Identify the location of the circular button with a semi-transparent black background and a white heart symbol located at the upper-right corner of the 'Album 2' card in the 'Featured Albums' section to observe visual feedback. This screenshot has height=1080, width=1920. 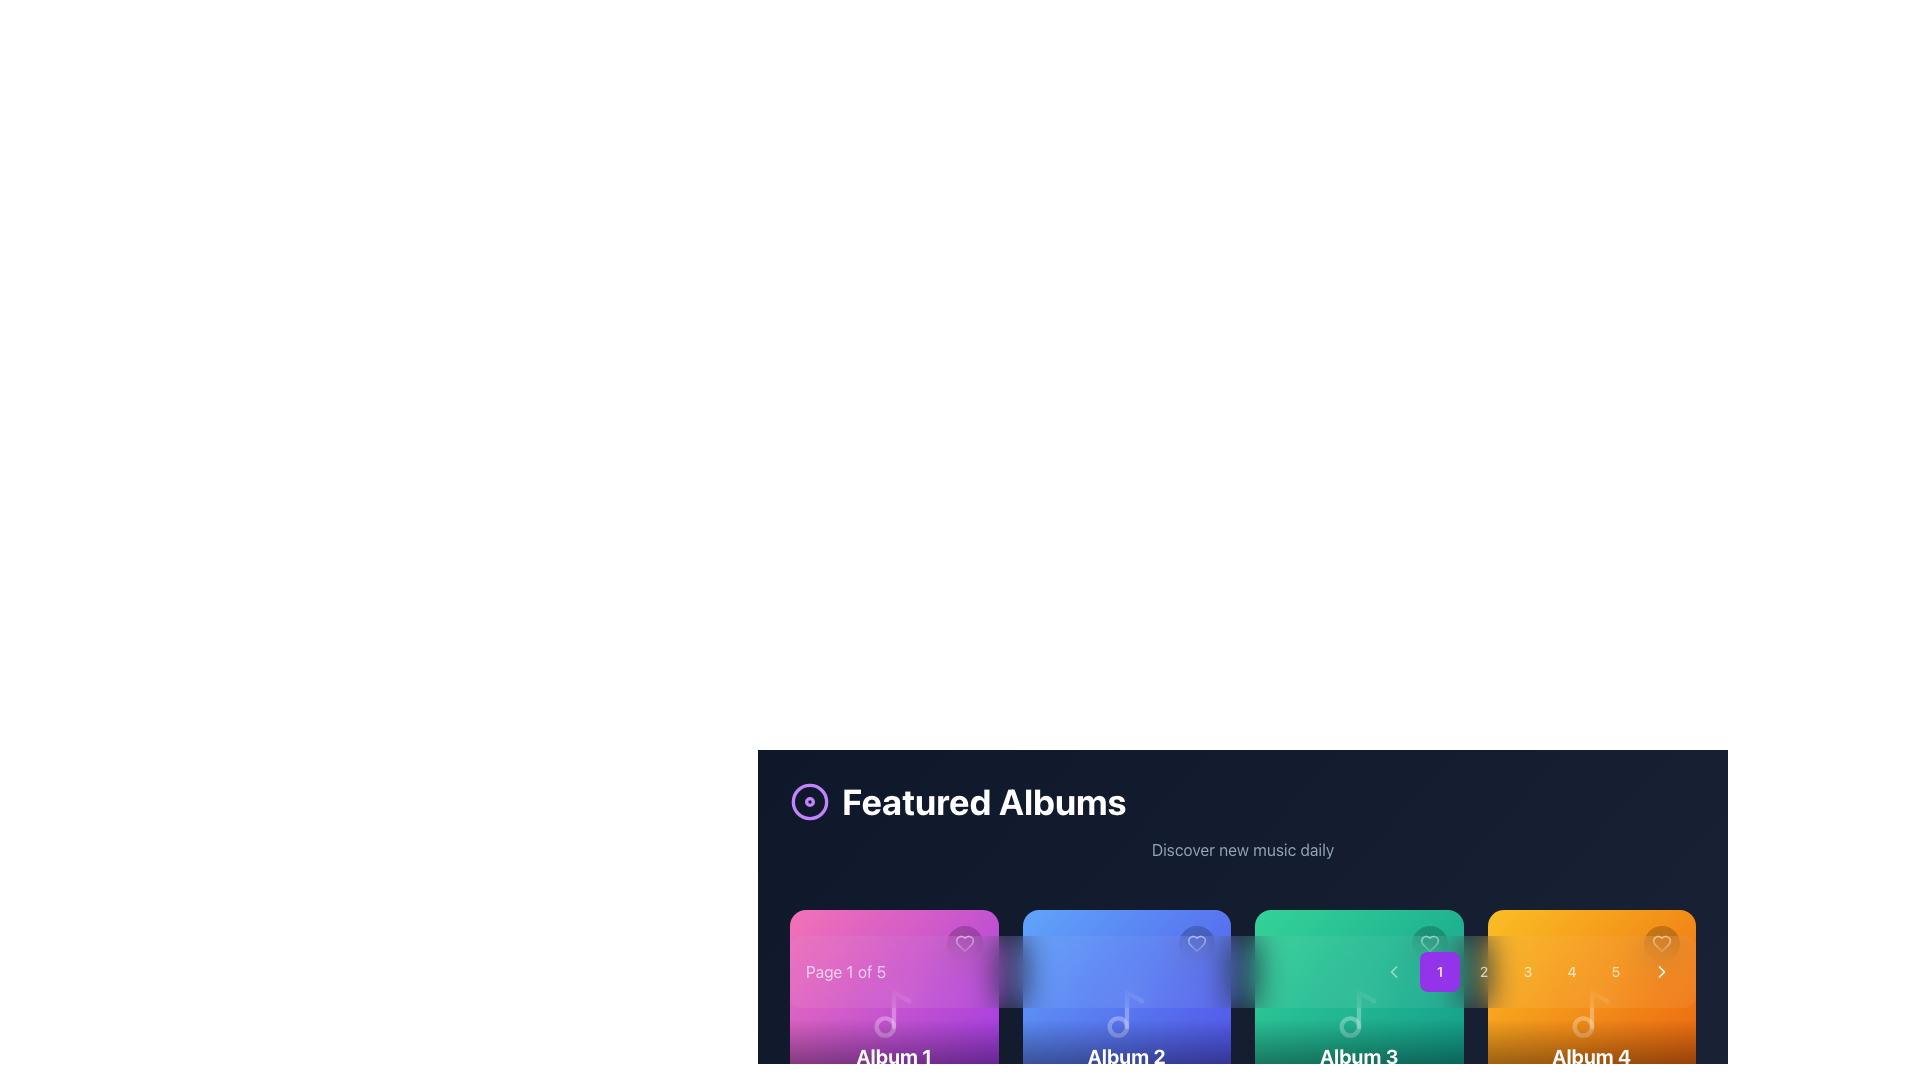
(1196, 944).